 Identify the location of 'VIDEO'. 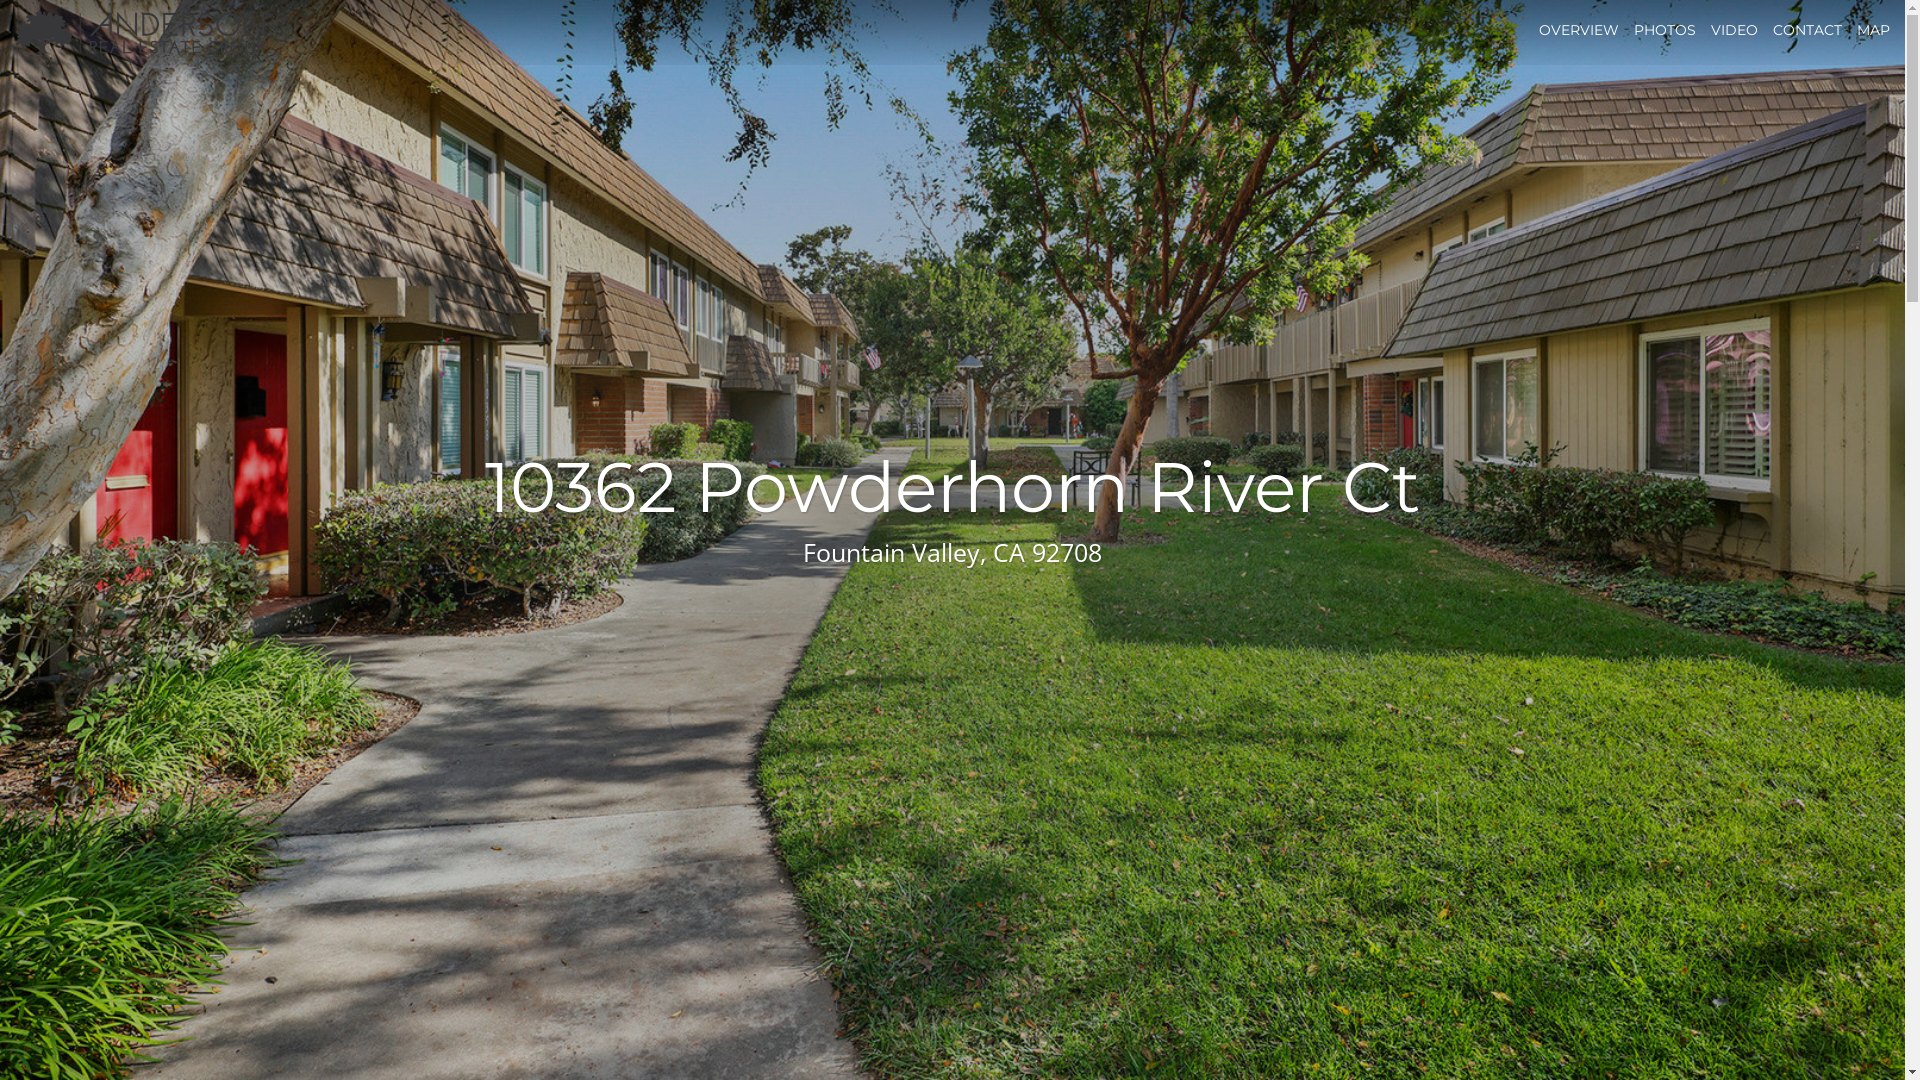
(1709, 30).